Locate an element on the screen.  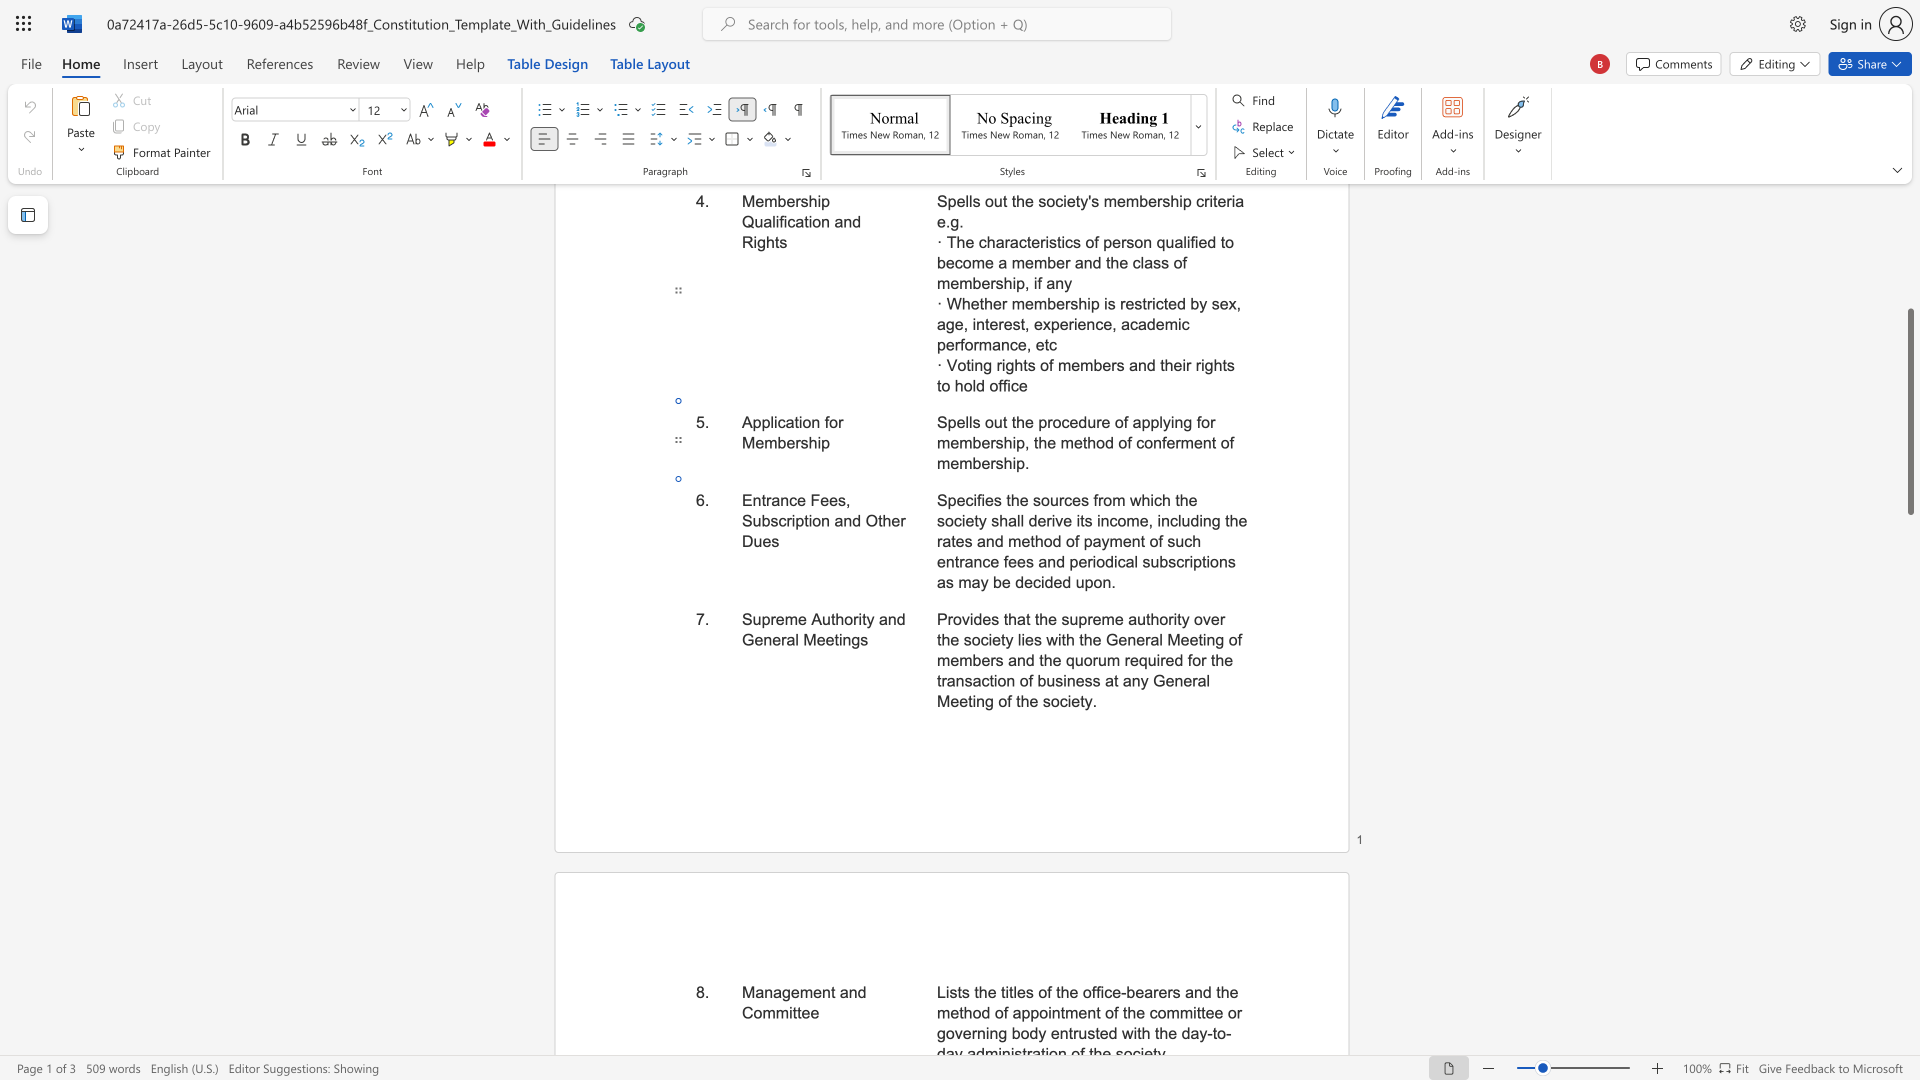
the 1th character "g" in the text is located at coordinates (855, 640).